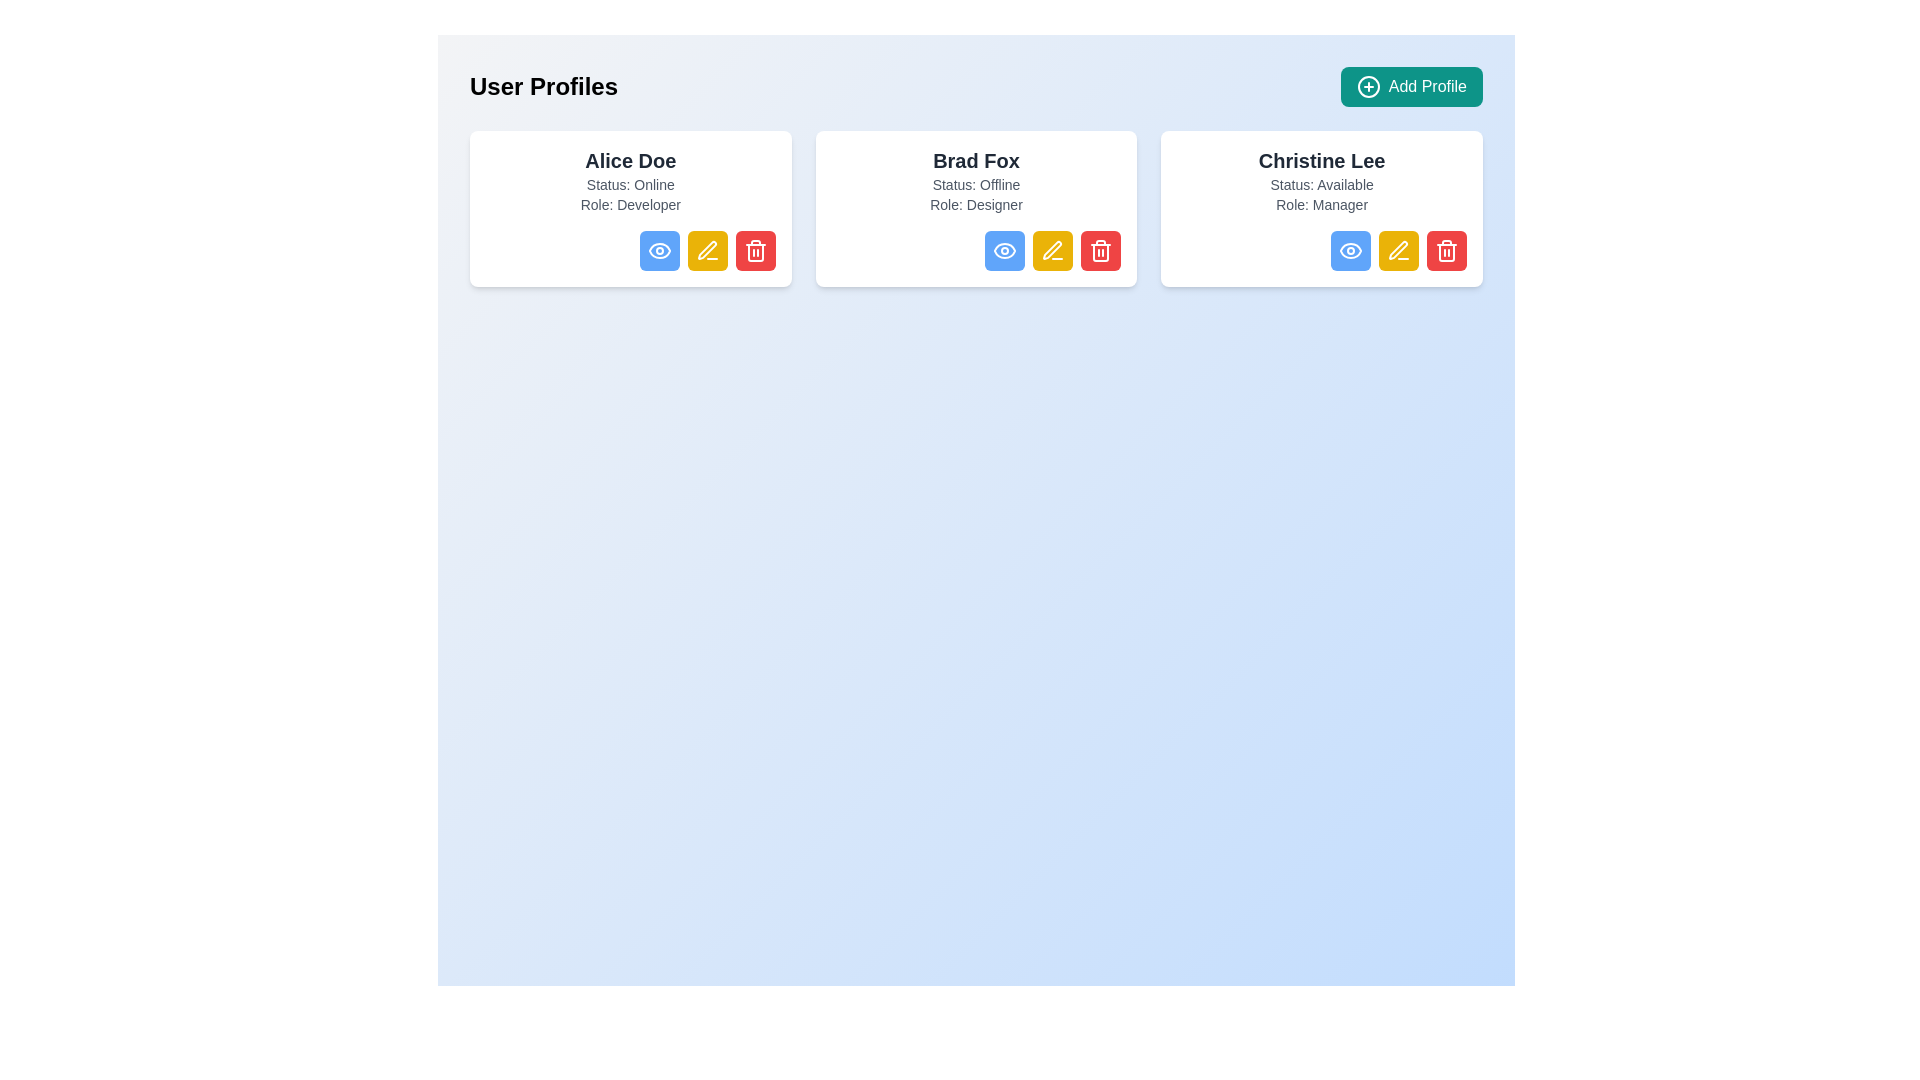 The height and width of the screenshot is (1080, 1920). I want to click on the second action button icon for 'Alice Doe' in the first profile card, so click(707, 249).